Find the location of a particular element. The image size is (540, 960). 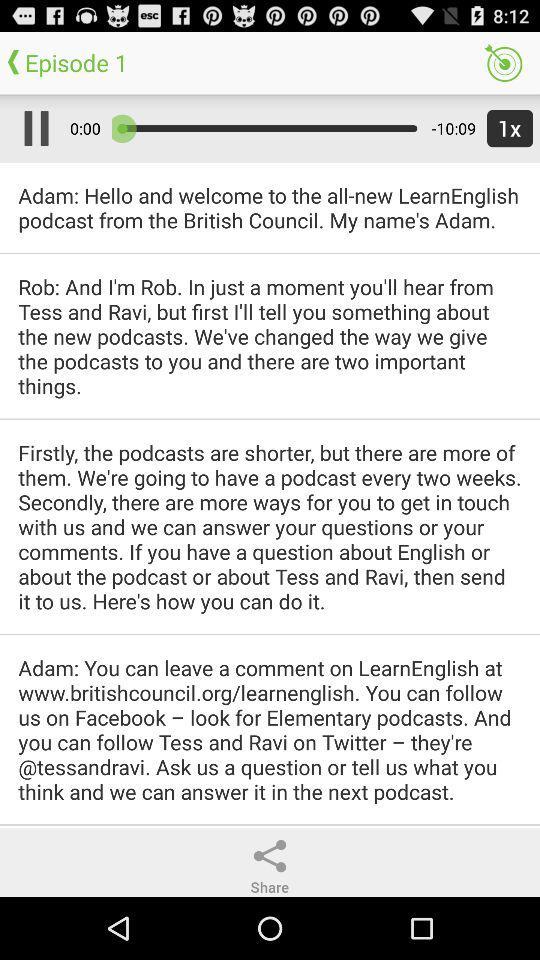

firstly the podcasts icon is located at coordinates (270, 525).